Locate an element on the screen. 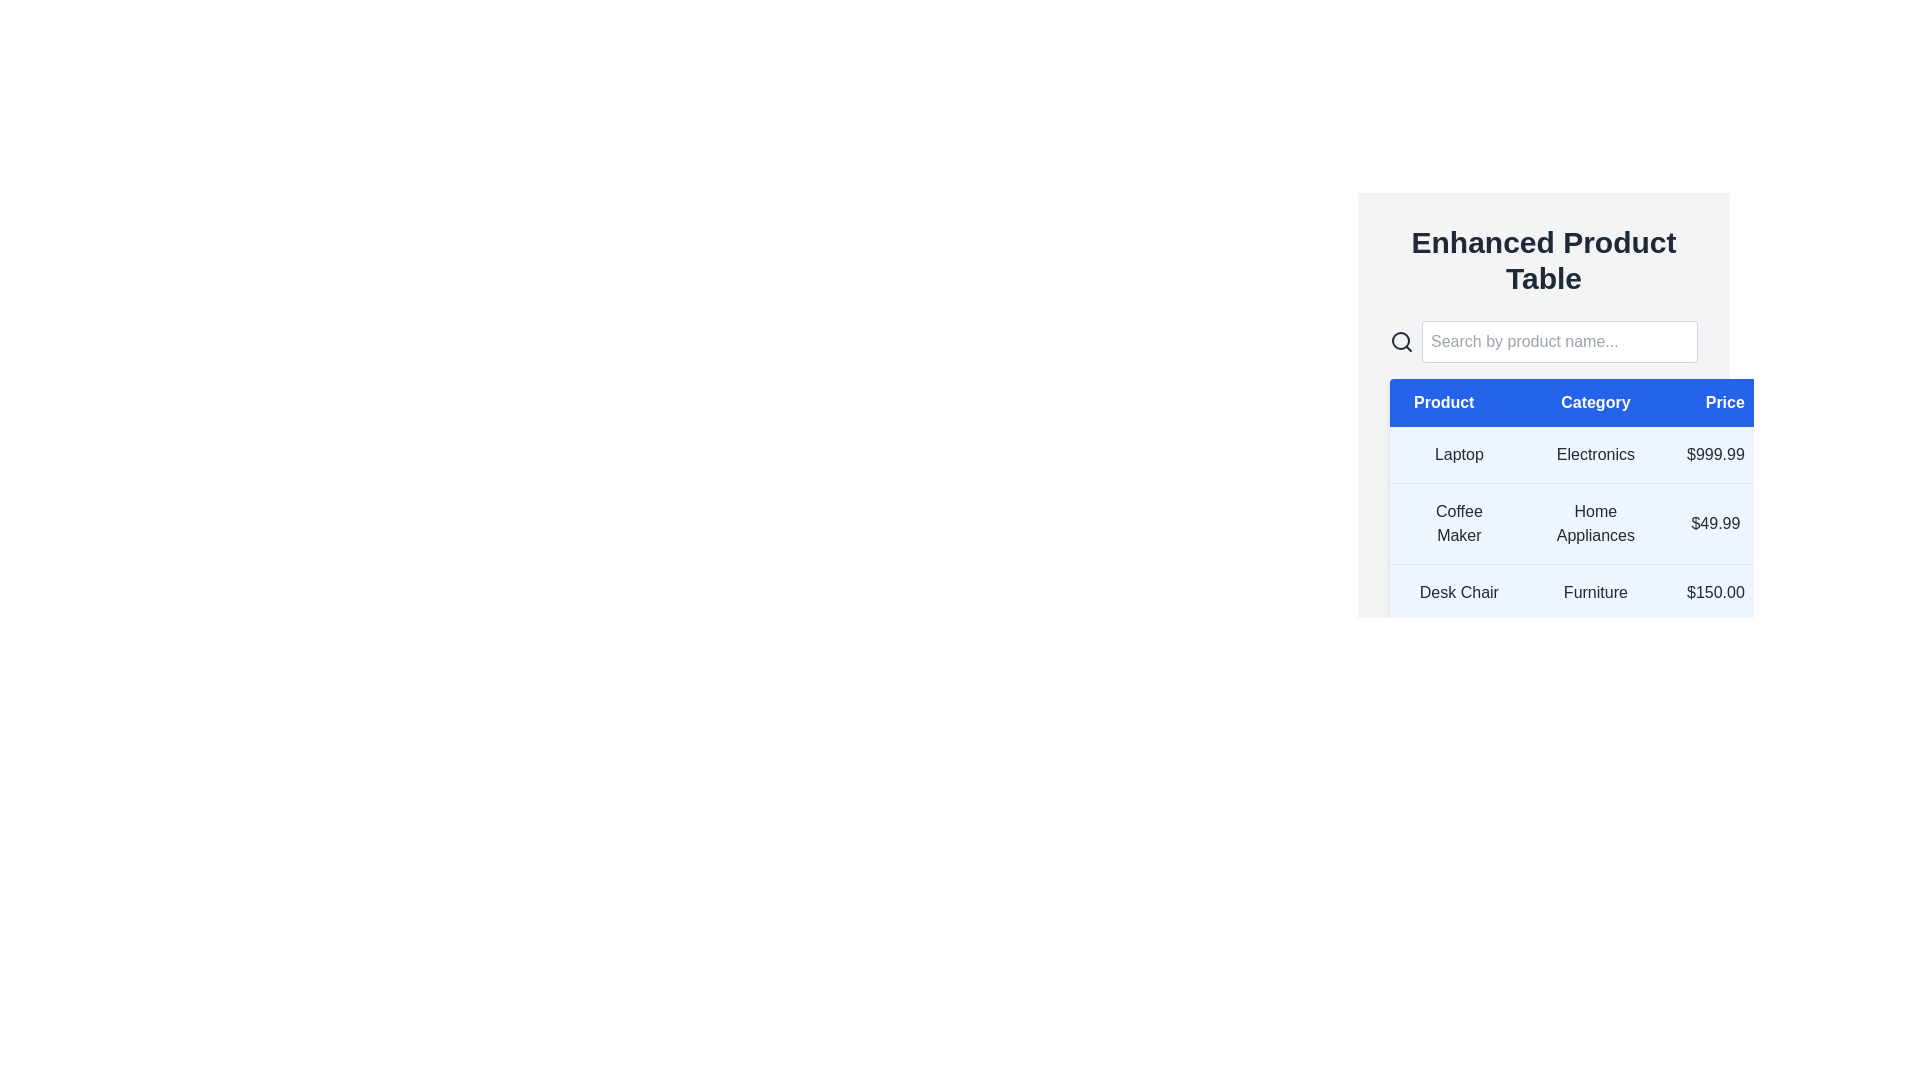 The image size is (1920, 1080). the second row in the table that displays the product 'Coffee Maker', its category 'Home Appliances', and price '$49.99' is located at coordinates (1578, 523).